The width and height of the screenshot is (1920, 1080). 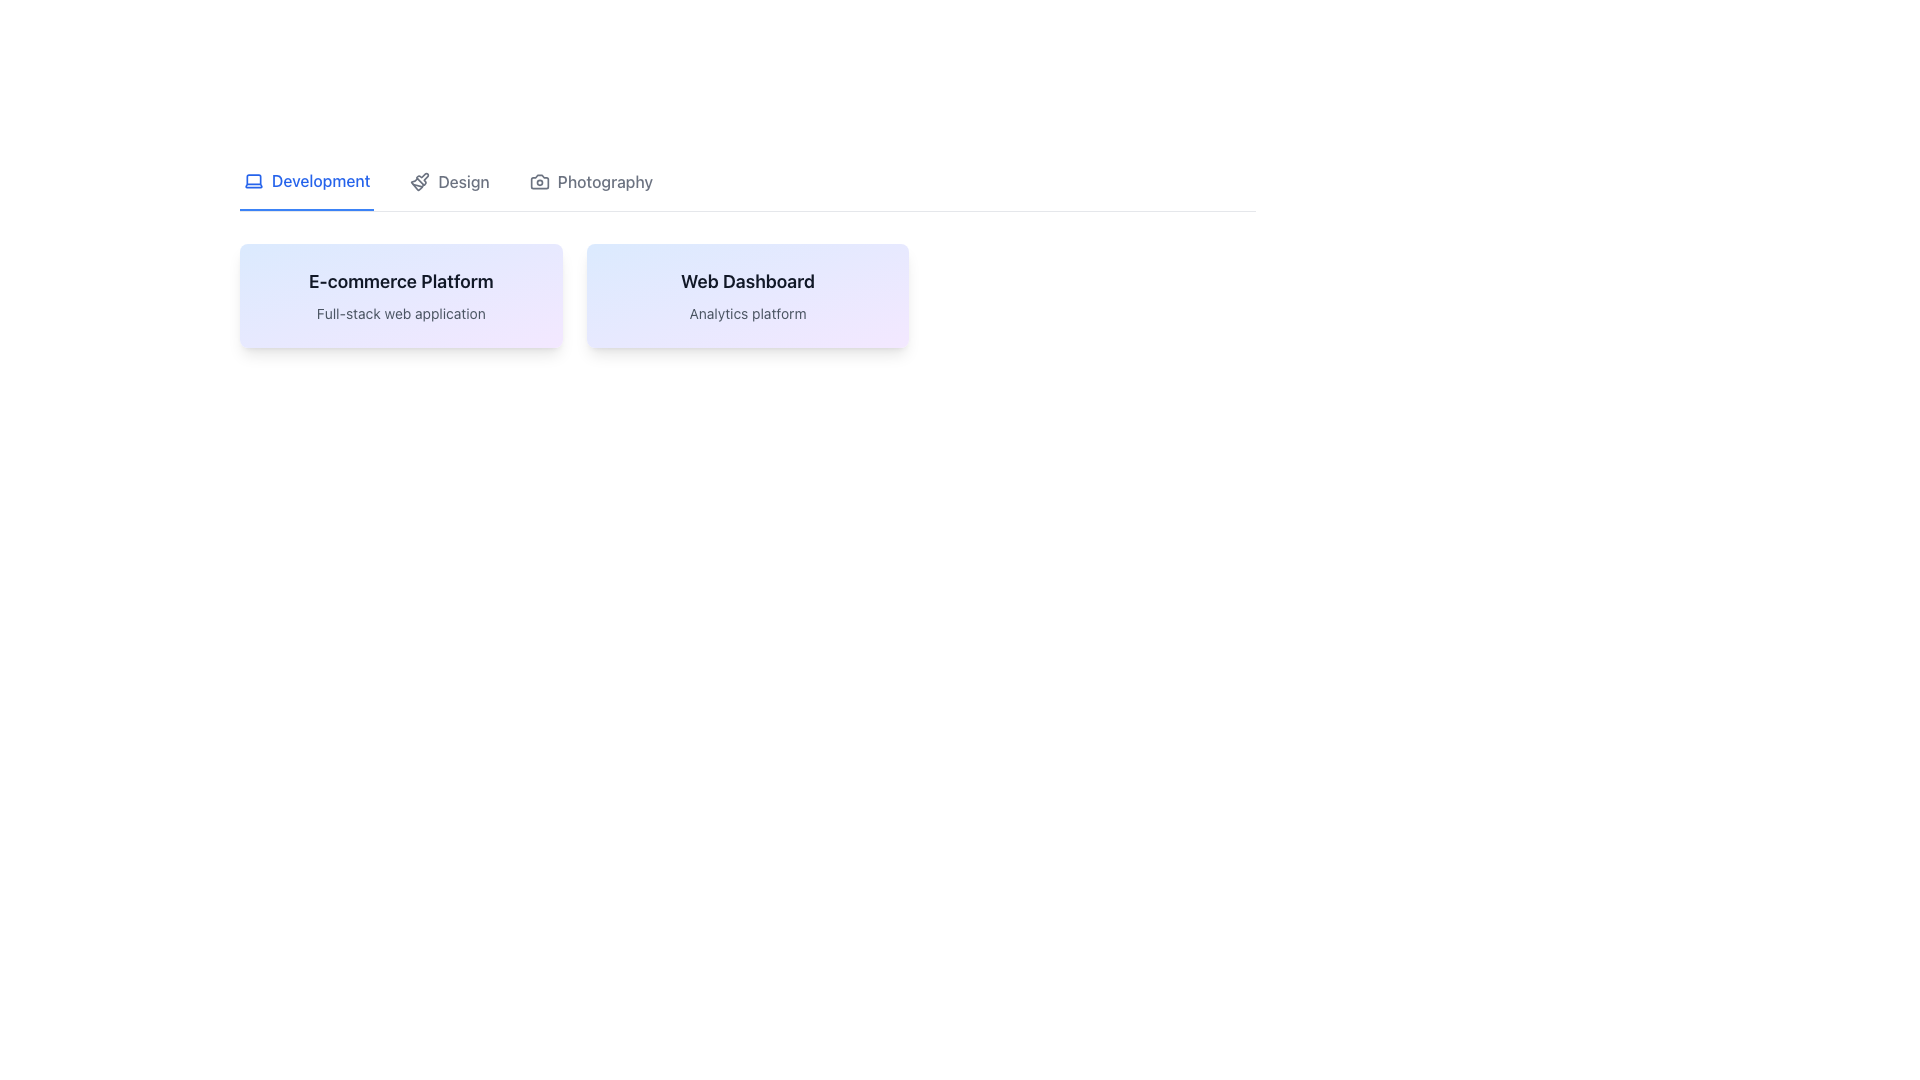 I want to click on the 'Development' tab button, which is the first in a row of three tab options, so click(x=306, y=189).